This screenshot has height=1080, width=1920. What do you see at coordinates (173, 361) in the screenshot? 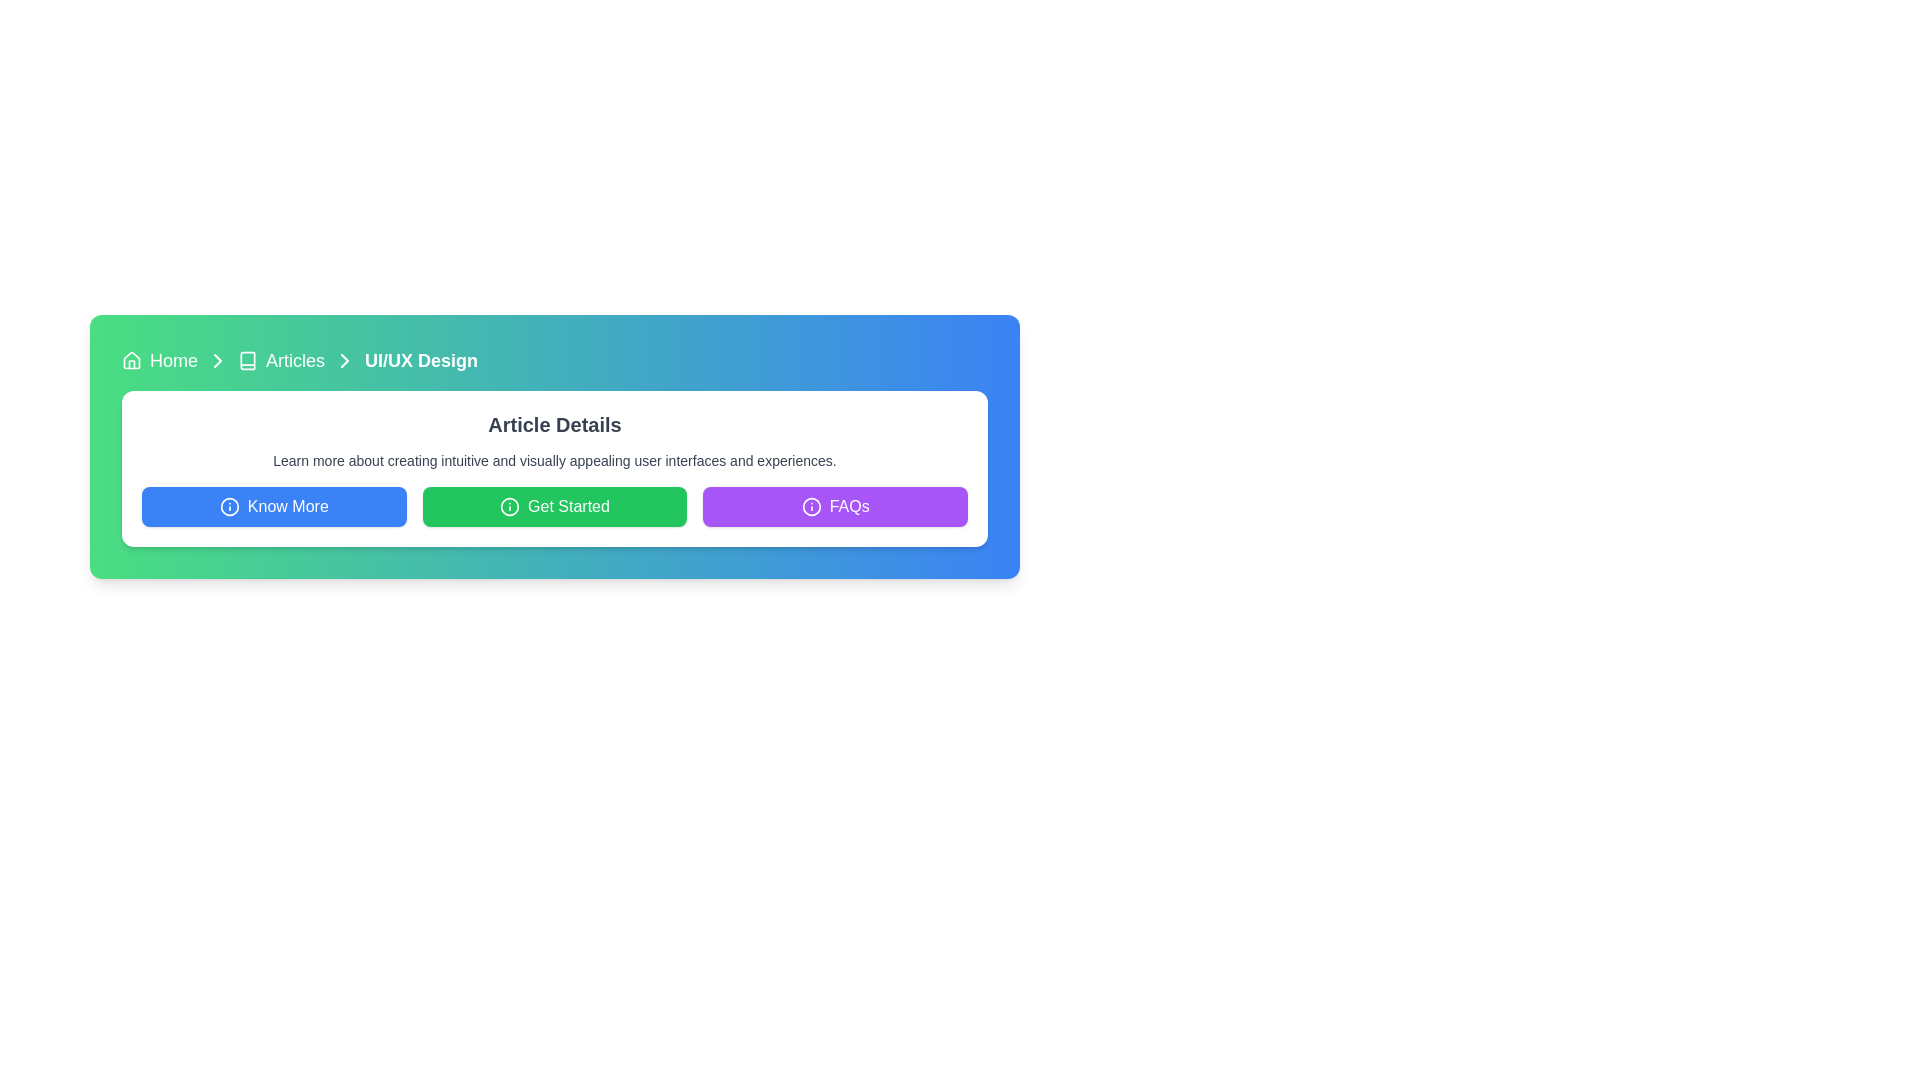
I see `the 'Home' hyperlink in the breadcrumb navigation bar` at bounding box center [173, 361].